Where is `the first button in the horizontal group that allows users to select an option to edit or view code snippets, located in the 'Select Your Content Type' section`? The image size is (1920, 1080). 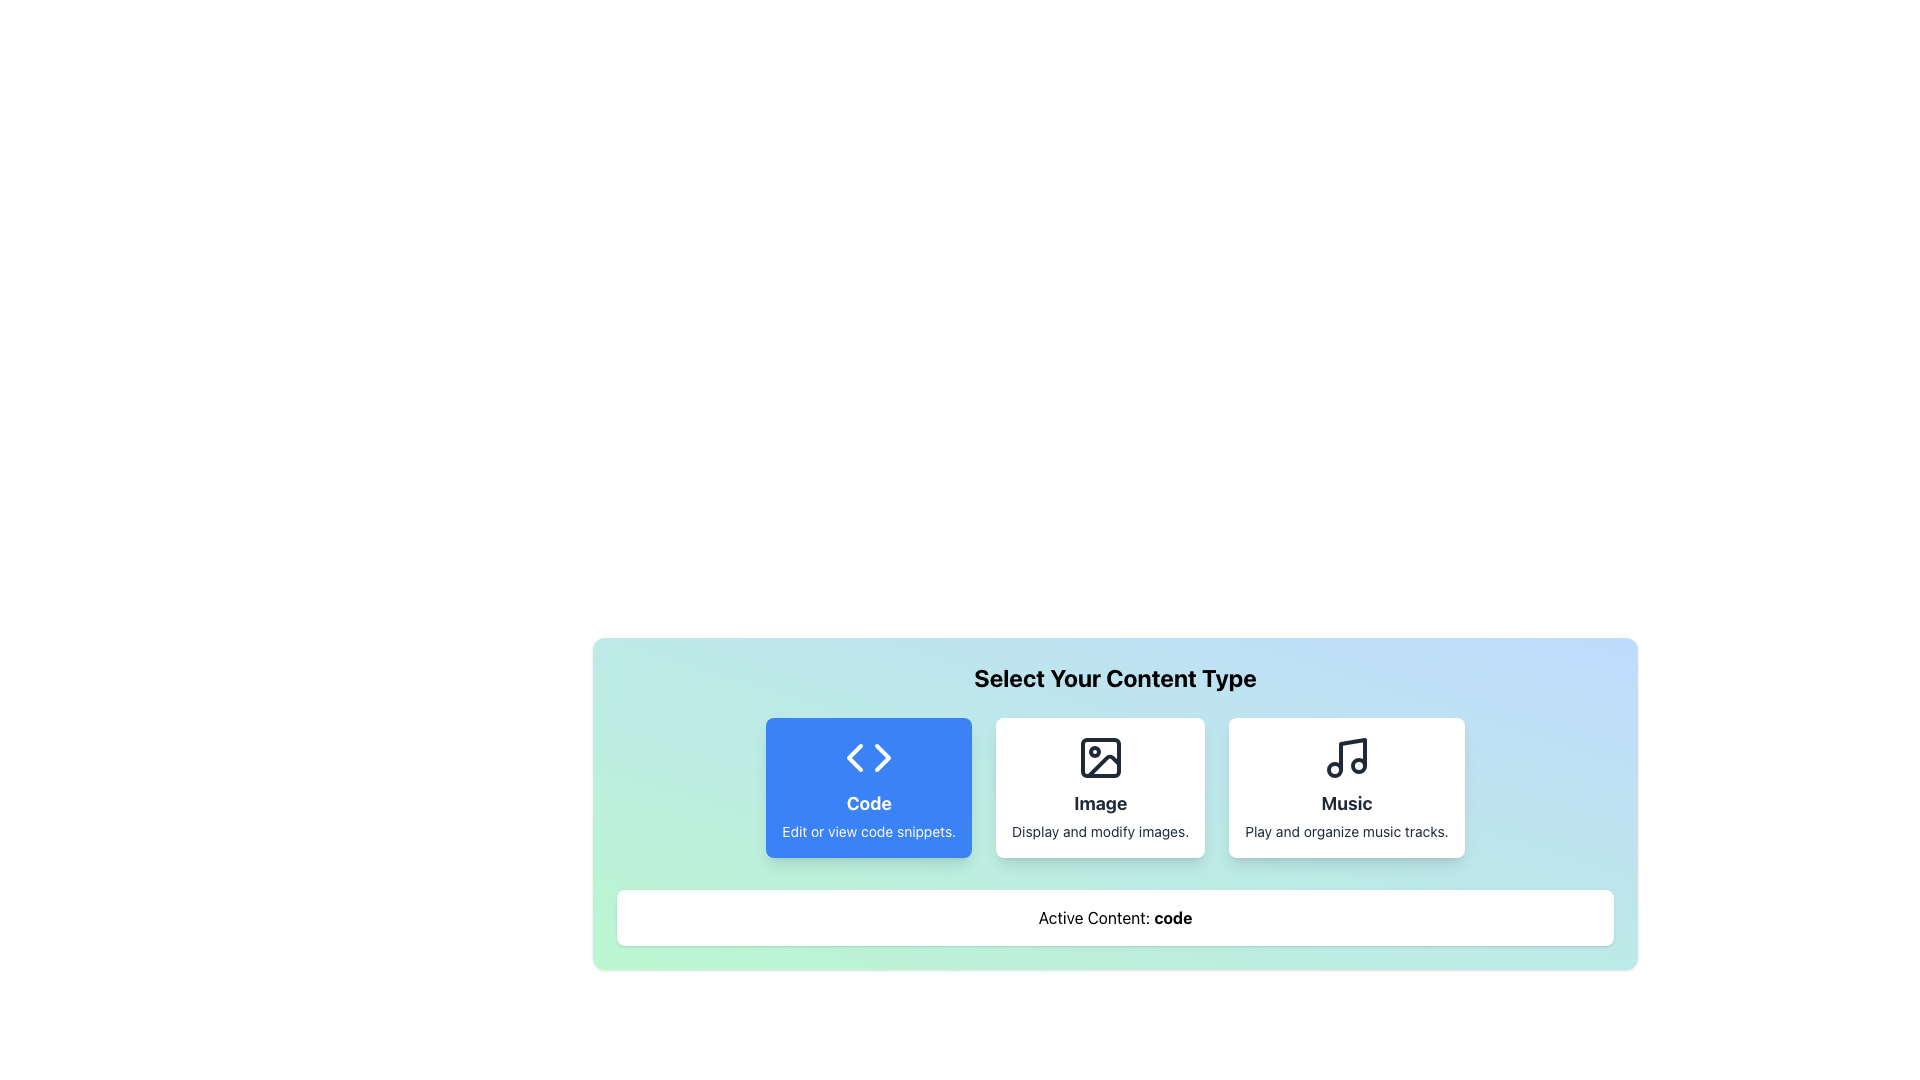 the first button in the horizontal group that allows users to select an option to edit or view code snippets, located in the 'Select Your Content Type' section is located at coordinates (869, 786).